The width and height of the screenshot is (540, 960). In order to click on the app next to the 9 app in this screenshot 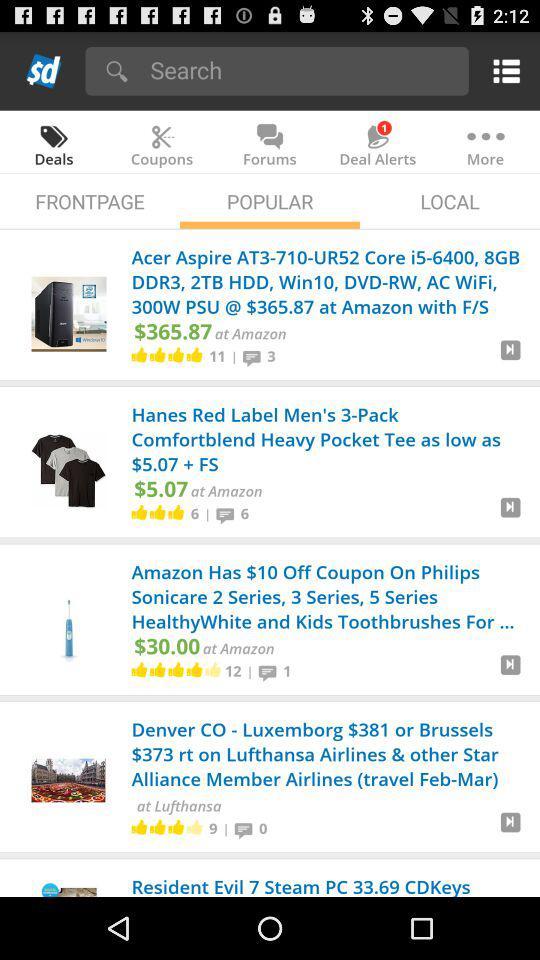, I will do `click(225, 828)`.